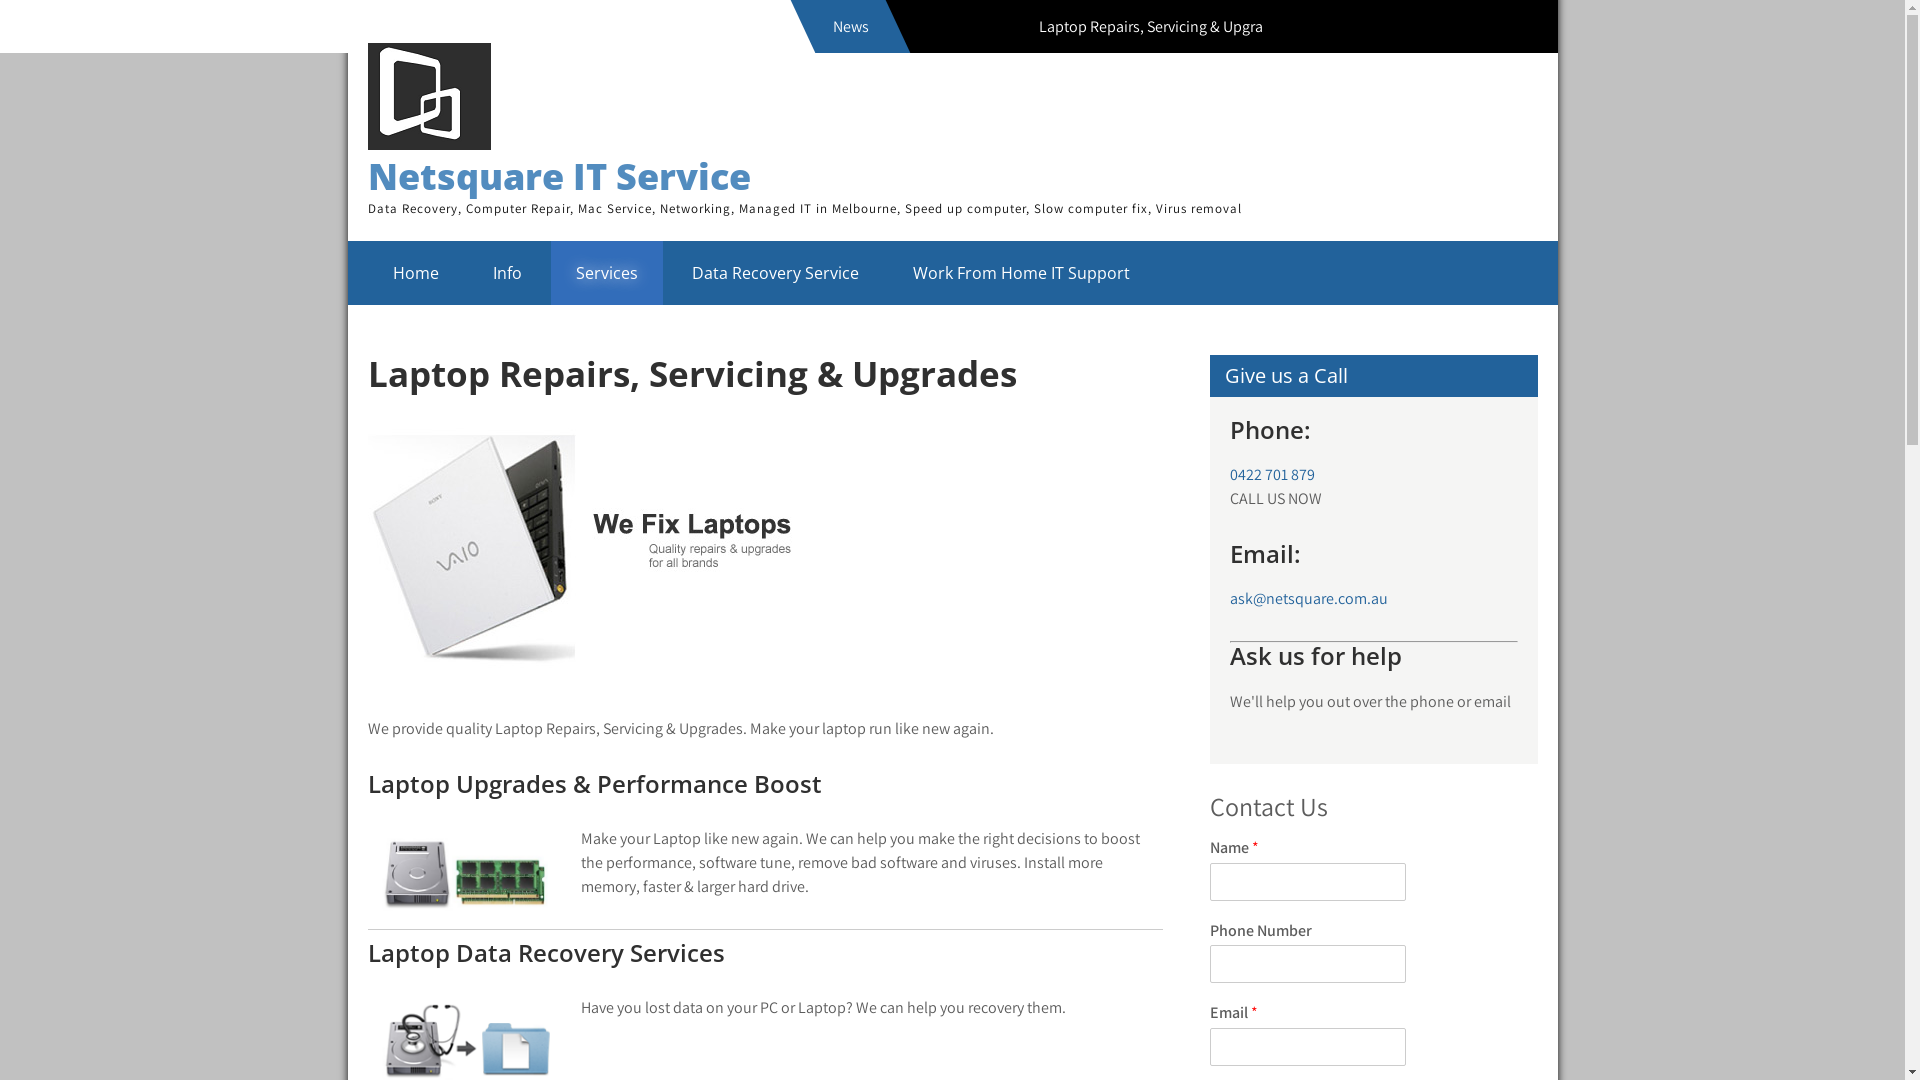 The height and width of the screenshot is (1080, 1920). What do you see at coordinates (507, 273) in the screenshot?
I see `'Info'` at bounding box center [507, 273].